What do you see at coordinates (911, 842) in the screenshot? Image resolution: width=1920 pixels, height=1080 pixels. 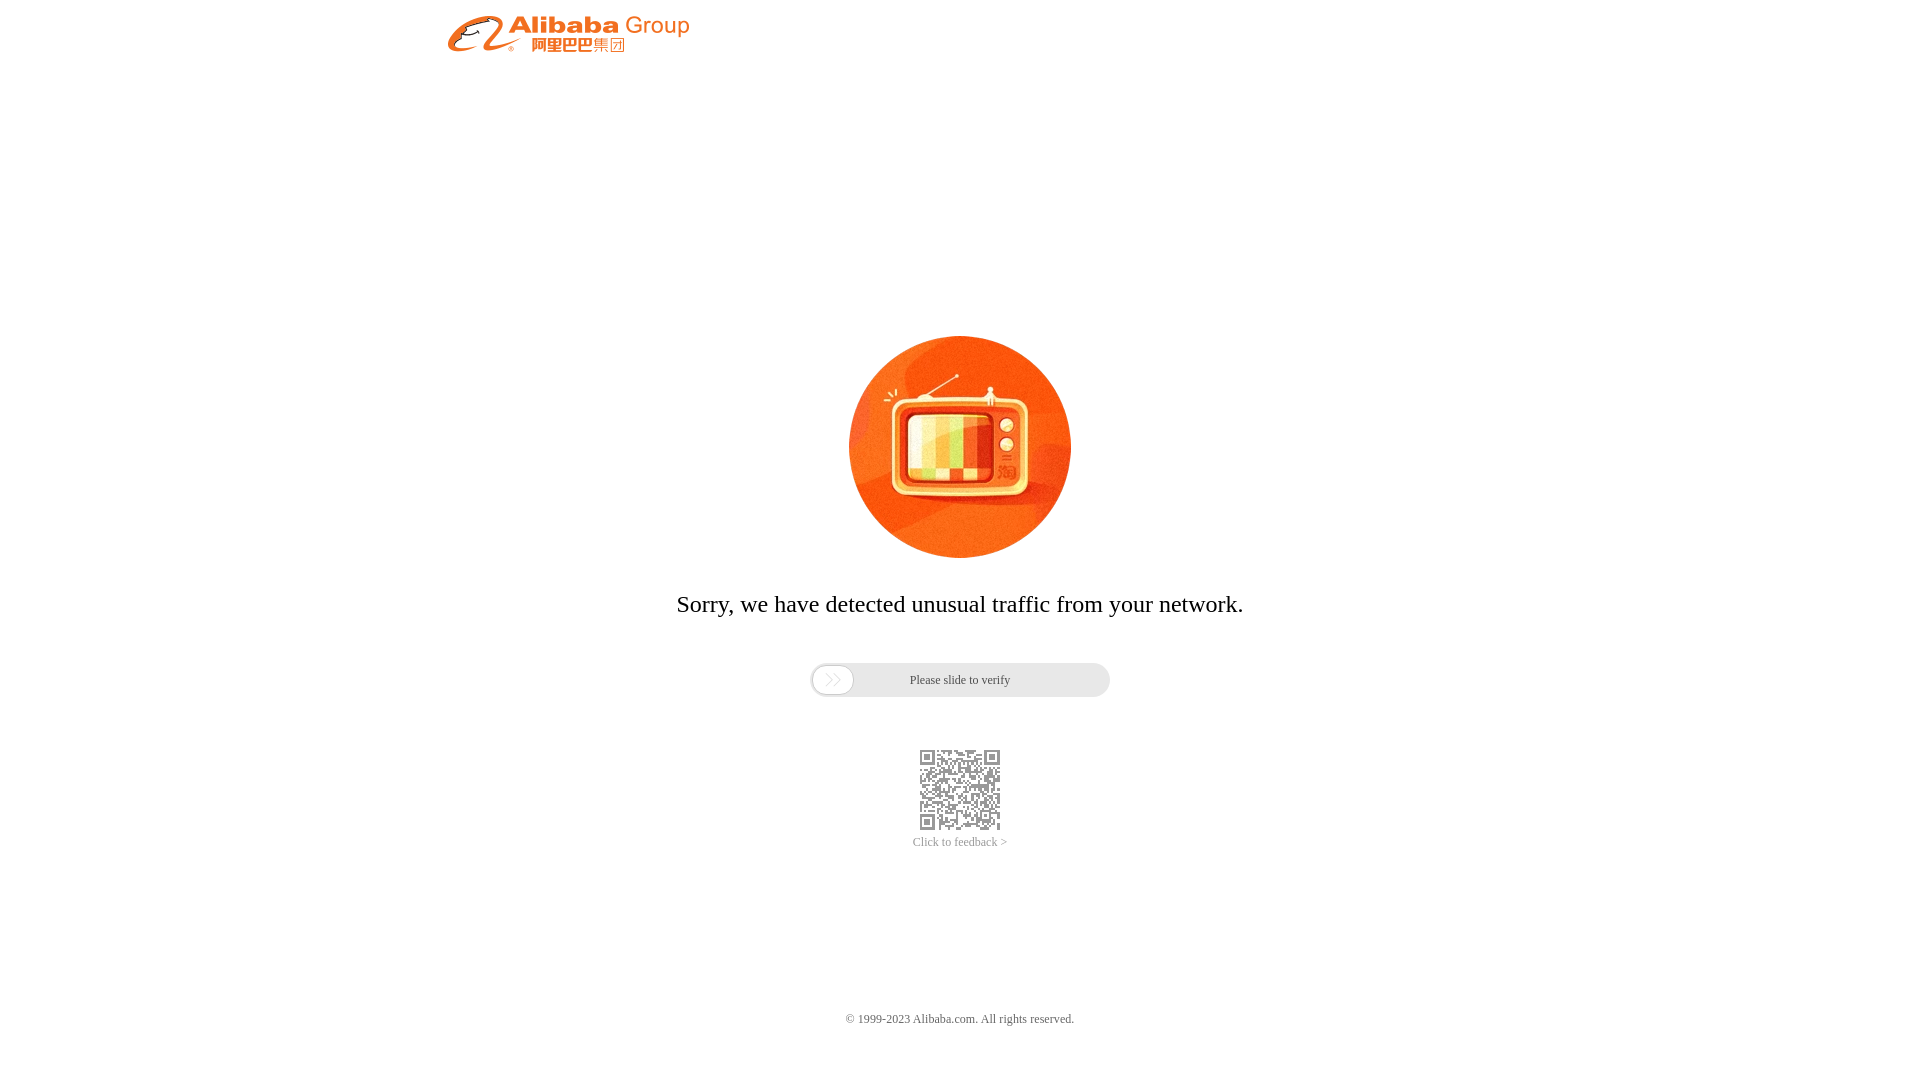 I see `'Click to feedback >'` at bounding box center [911, 842].